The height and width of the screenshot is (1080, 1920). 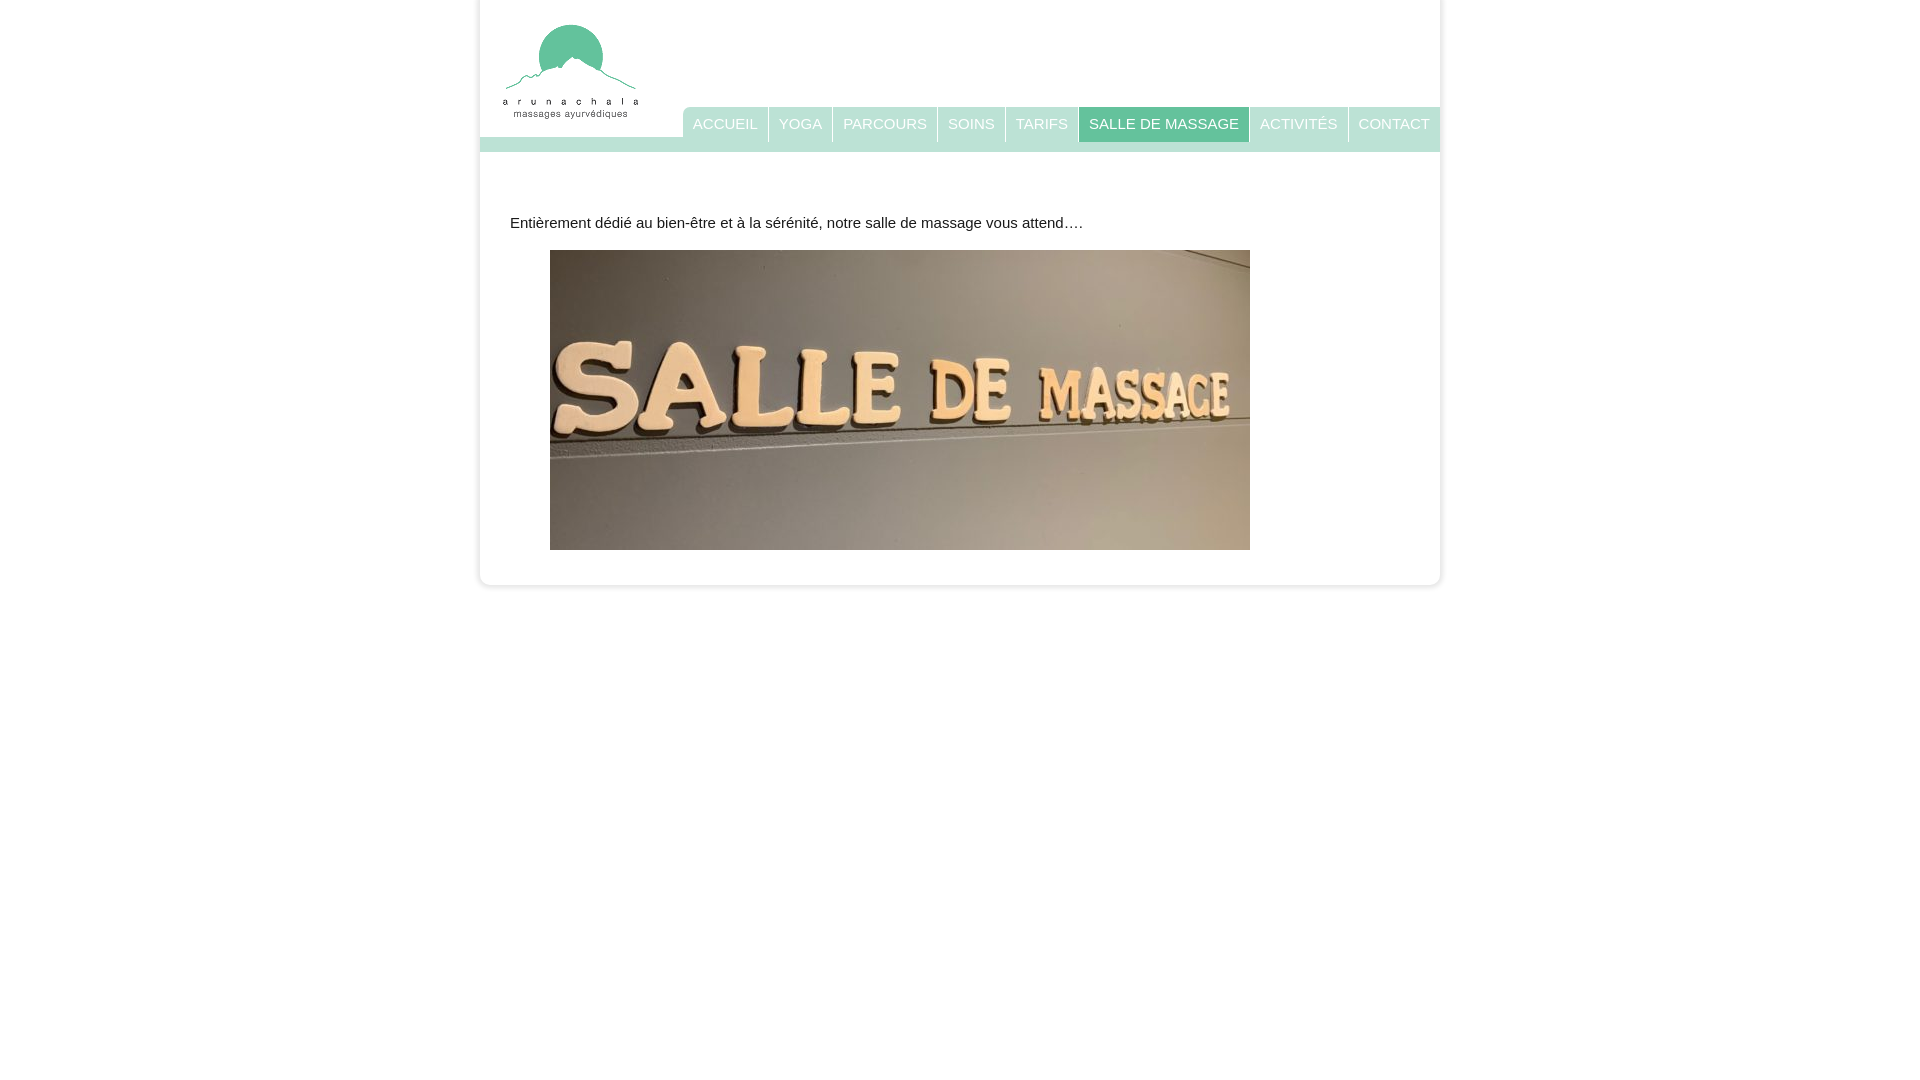 What do you see at coordinates (1163, 123) in the screenshot?
I see `'SALLE DE MASSAGE'` at bounding box center [1163, 123].